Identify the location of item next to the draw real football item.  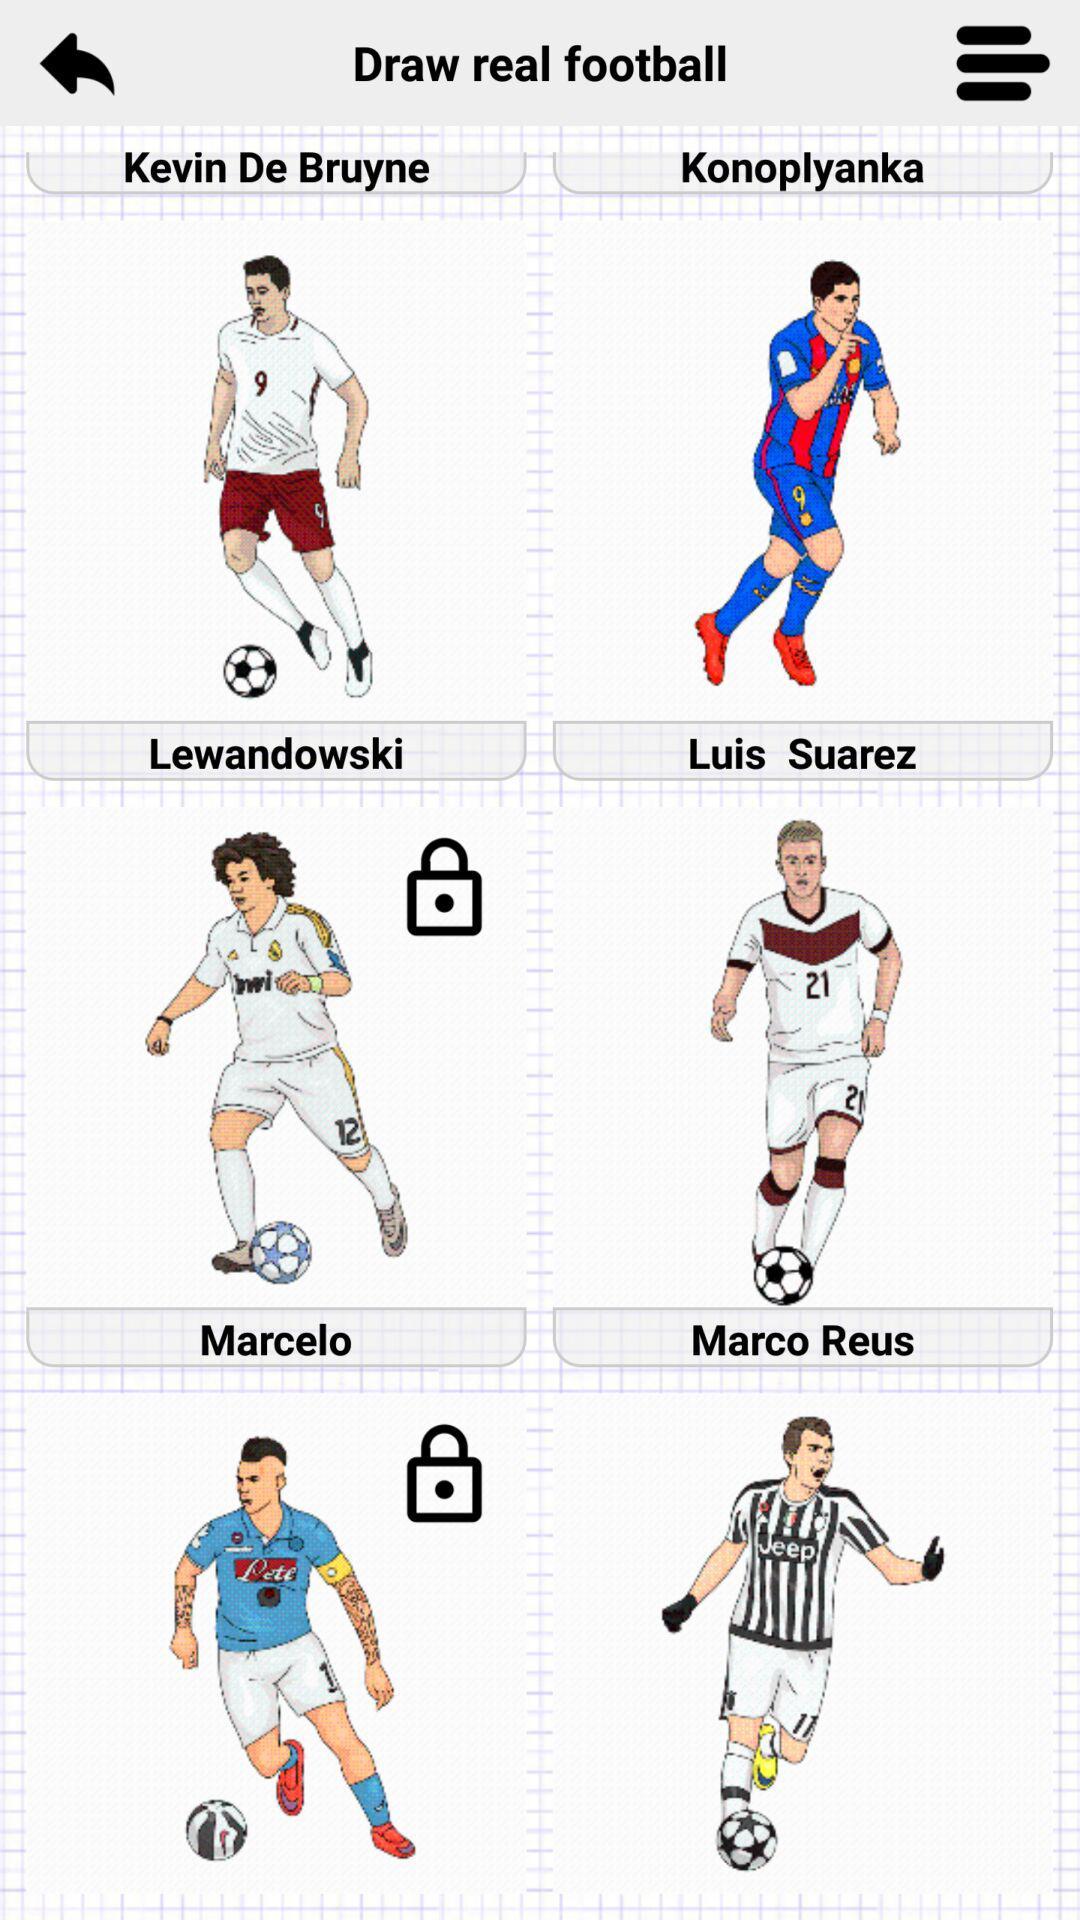
(75, 62).